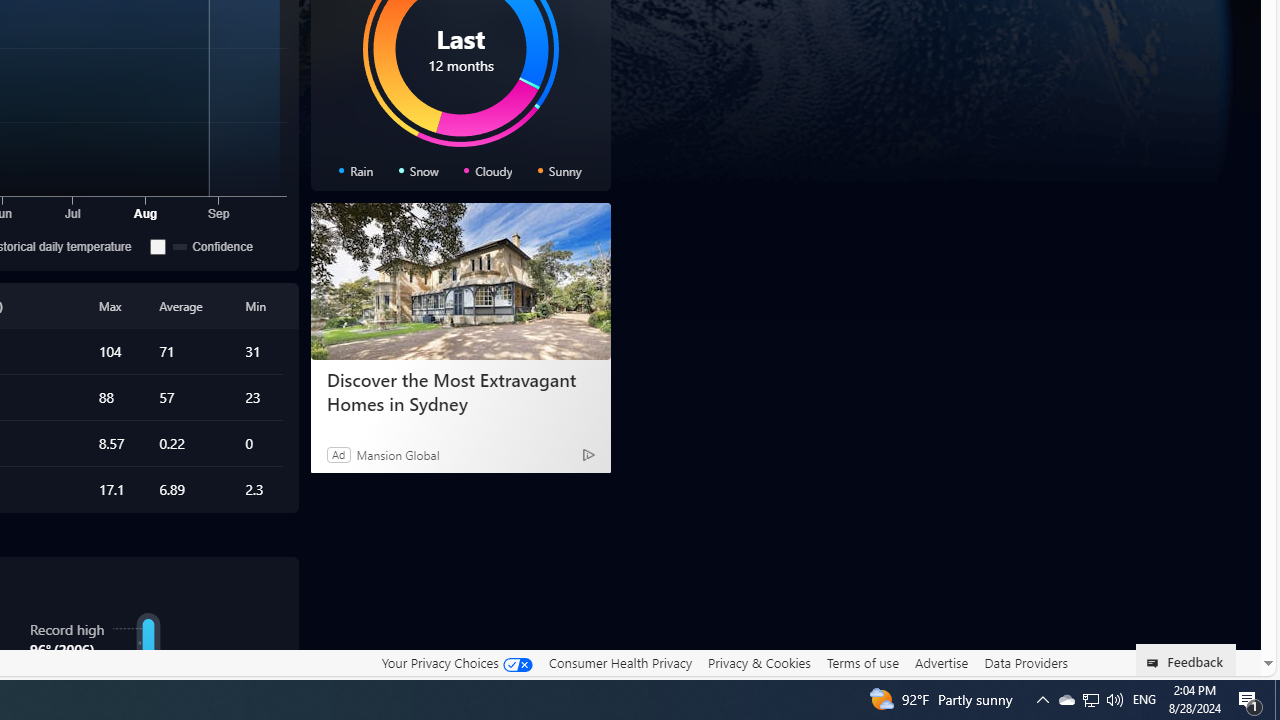 Image resolution: width=1280 pixels, height=720 pixels. What do you see at coordinates (1025, 663) in the screenshot?
I see `'Data Providers'` at bounding box center [1025, 663].